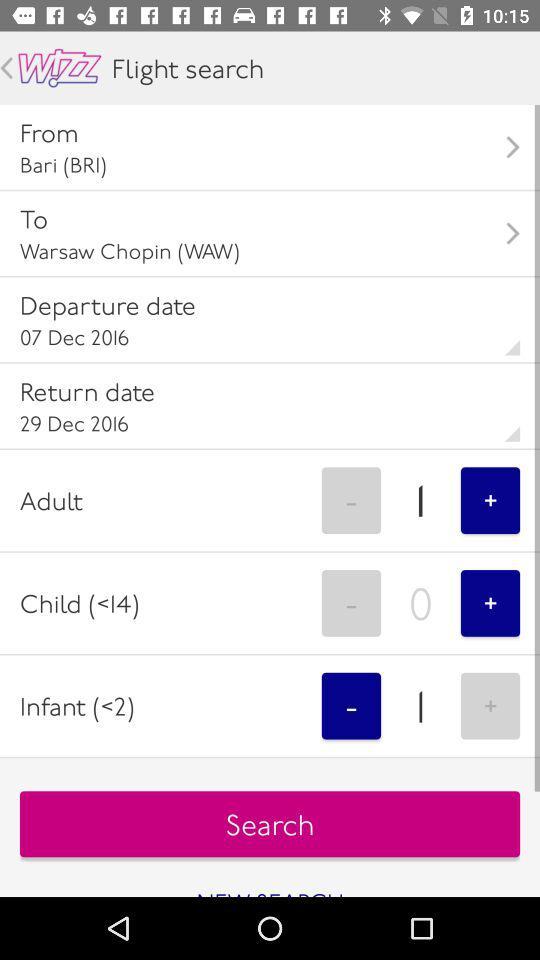 The width and height of the screenshot is (540, 960). Describe the element at coordinates (350, 499) in the screenshot. I see `the icon next to the adult icon` at that location.